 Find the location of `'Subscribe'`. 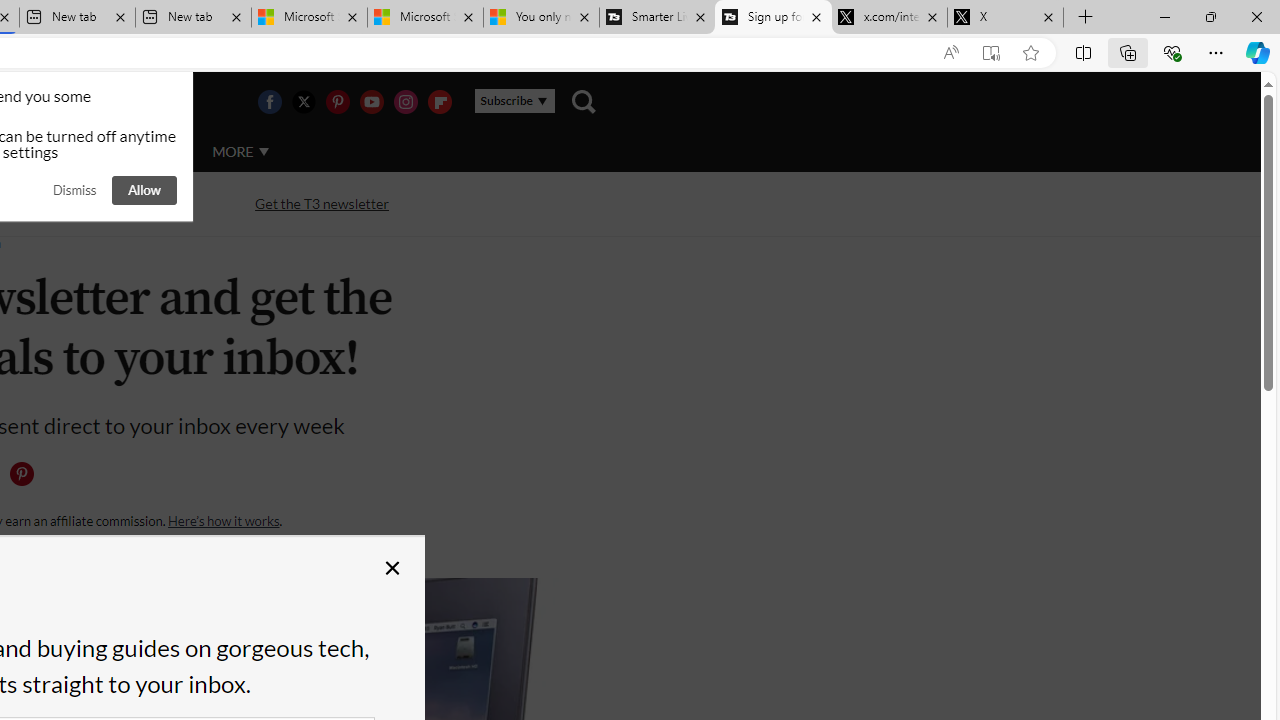

'Subscribe' is located at coordinates (514, 101).